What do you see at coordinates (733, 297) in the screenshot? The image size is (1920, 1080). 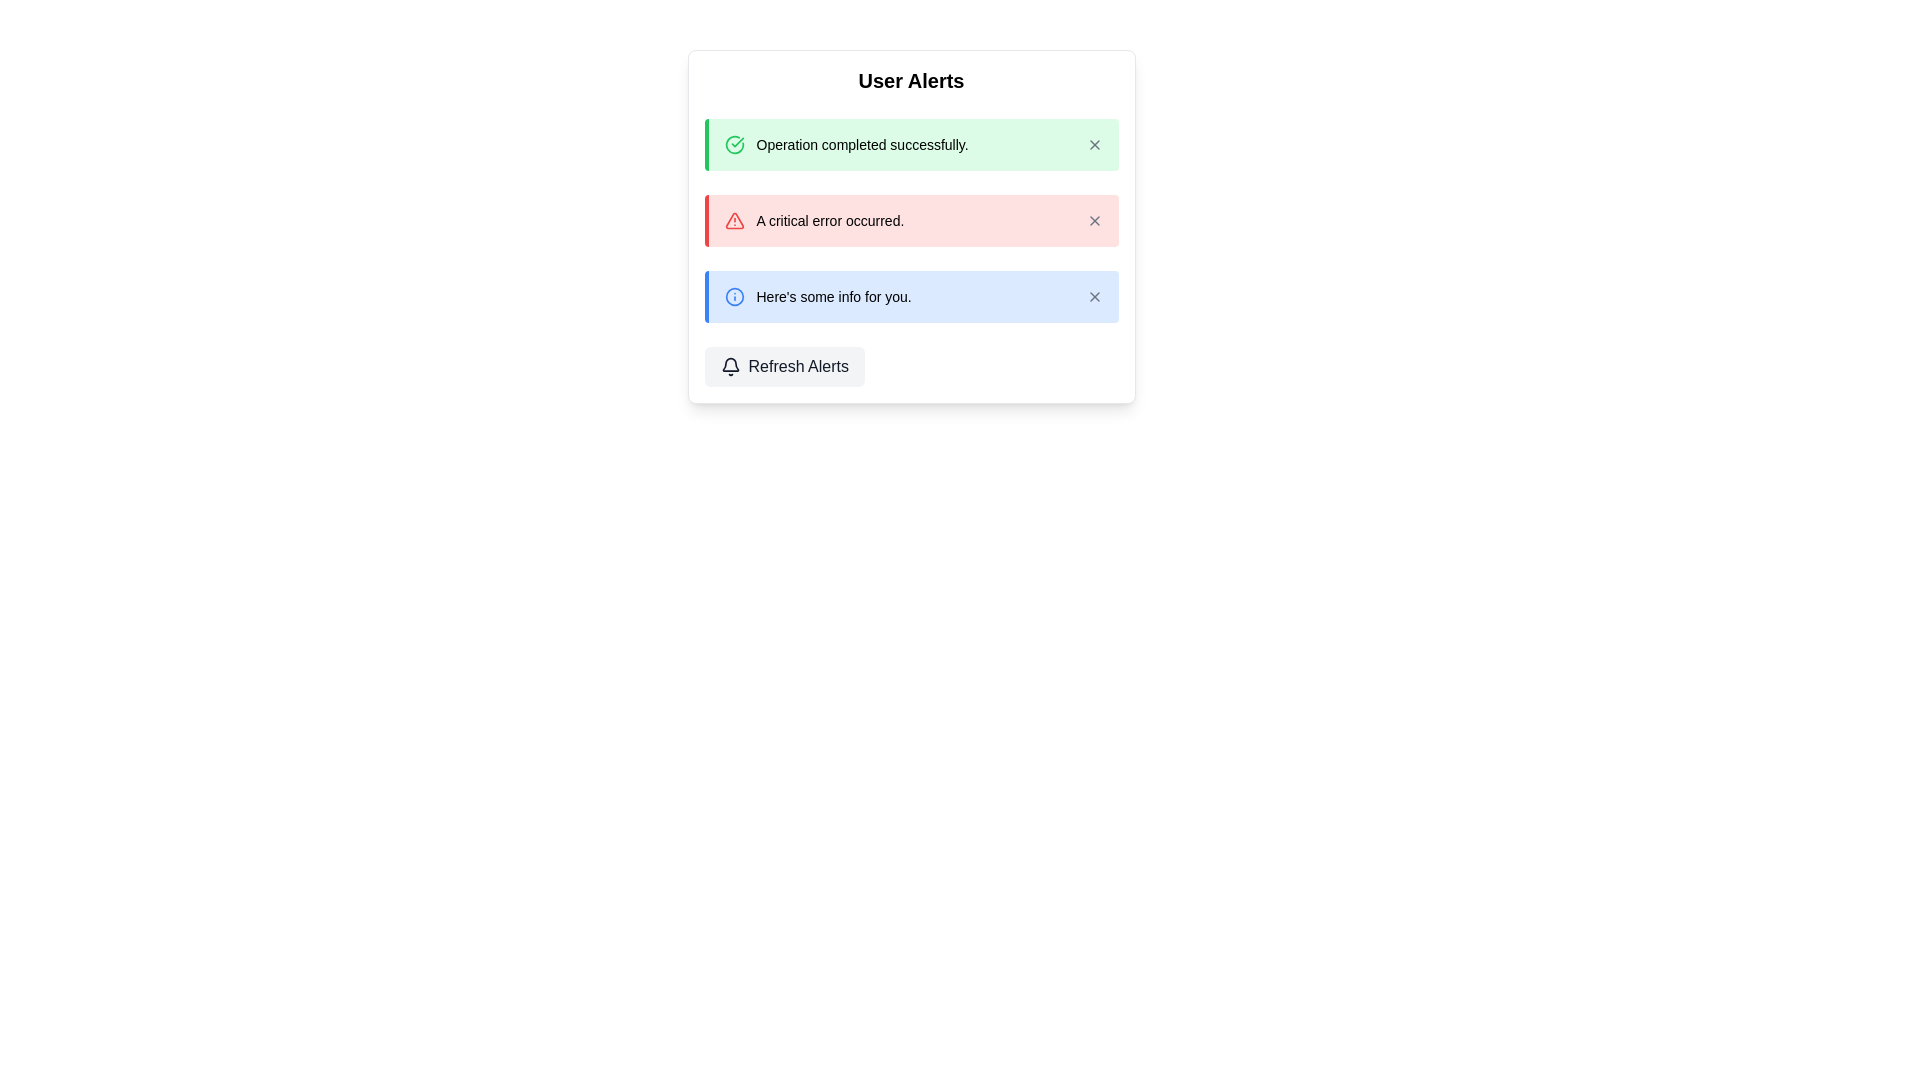 I see `the informational icon located at the beginning of the notification card with the text 'Here's some info for you.'` at bounding box center [733, 297].